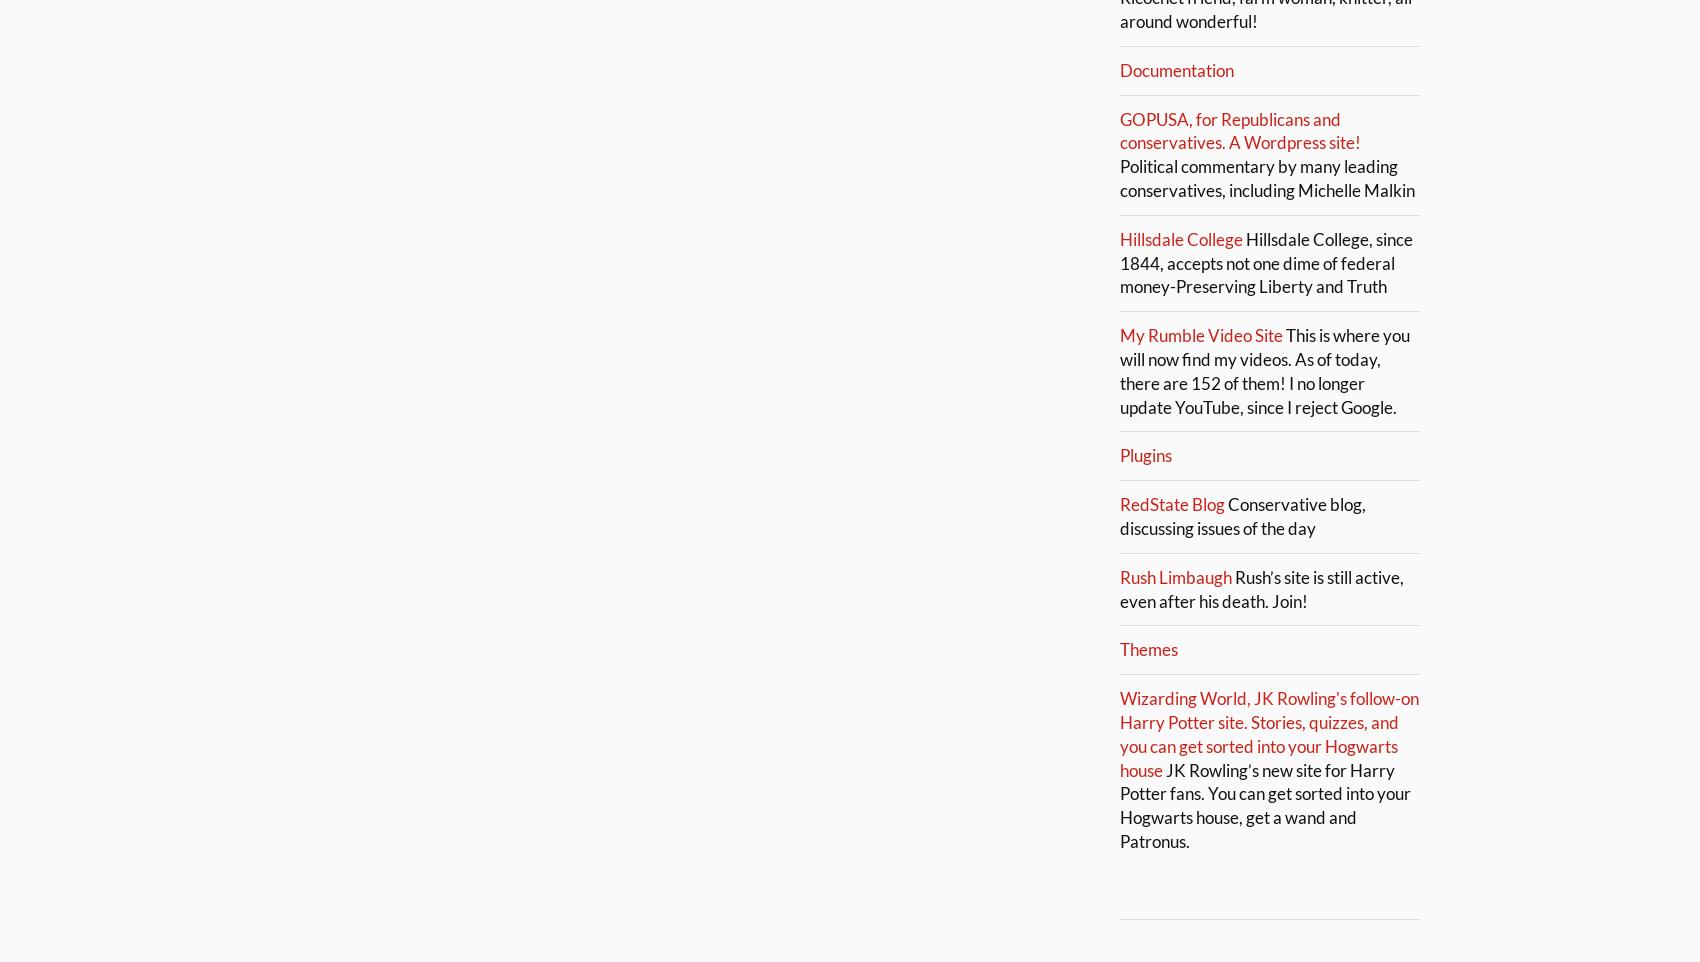  I want to click on 'Hillsdale College, since 1844, accepts not one dime of federal money-Preserving Liberty and Truth', so click(1265, 262).